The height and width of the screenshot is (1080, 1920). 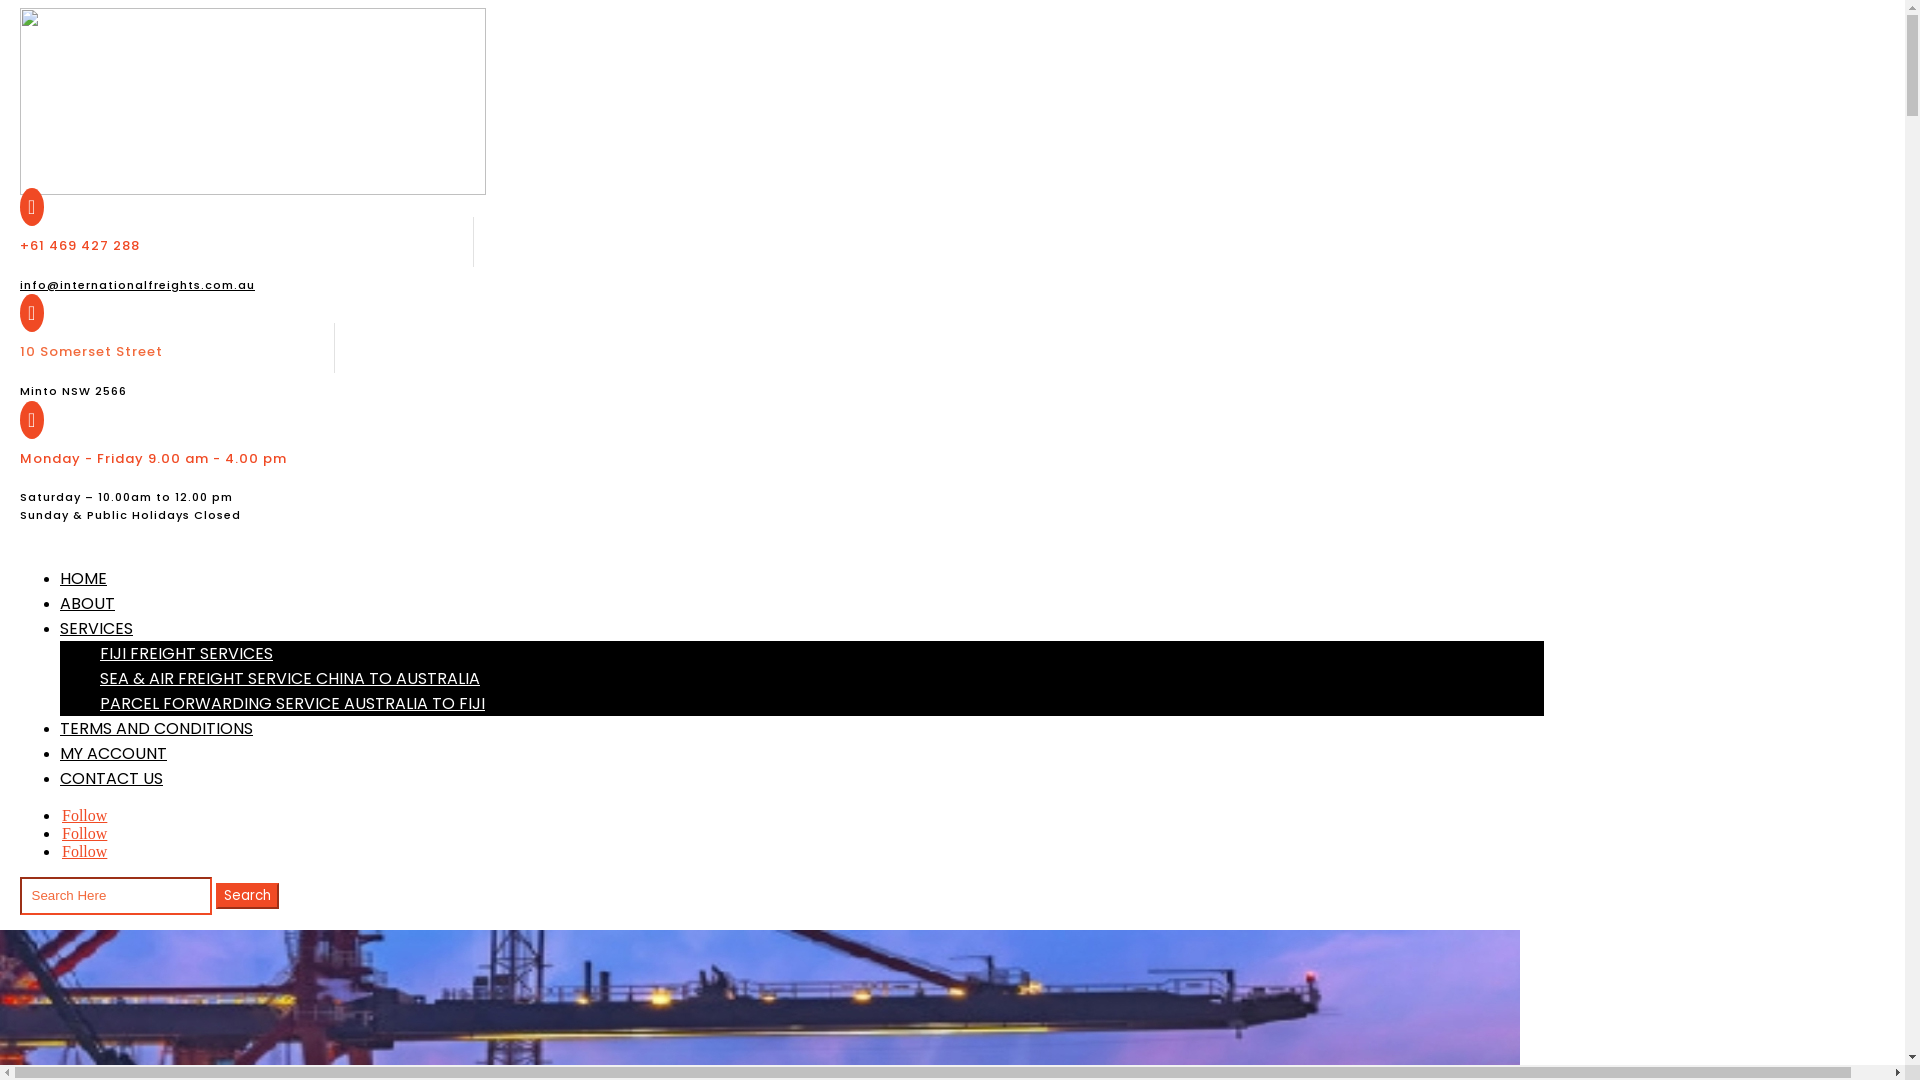 What do you see at coordinates (110, 777) in the screenshot?
I see `'CONTACT US'` at bounding box center [110, 777].